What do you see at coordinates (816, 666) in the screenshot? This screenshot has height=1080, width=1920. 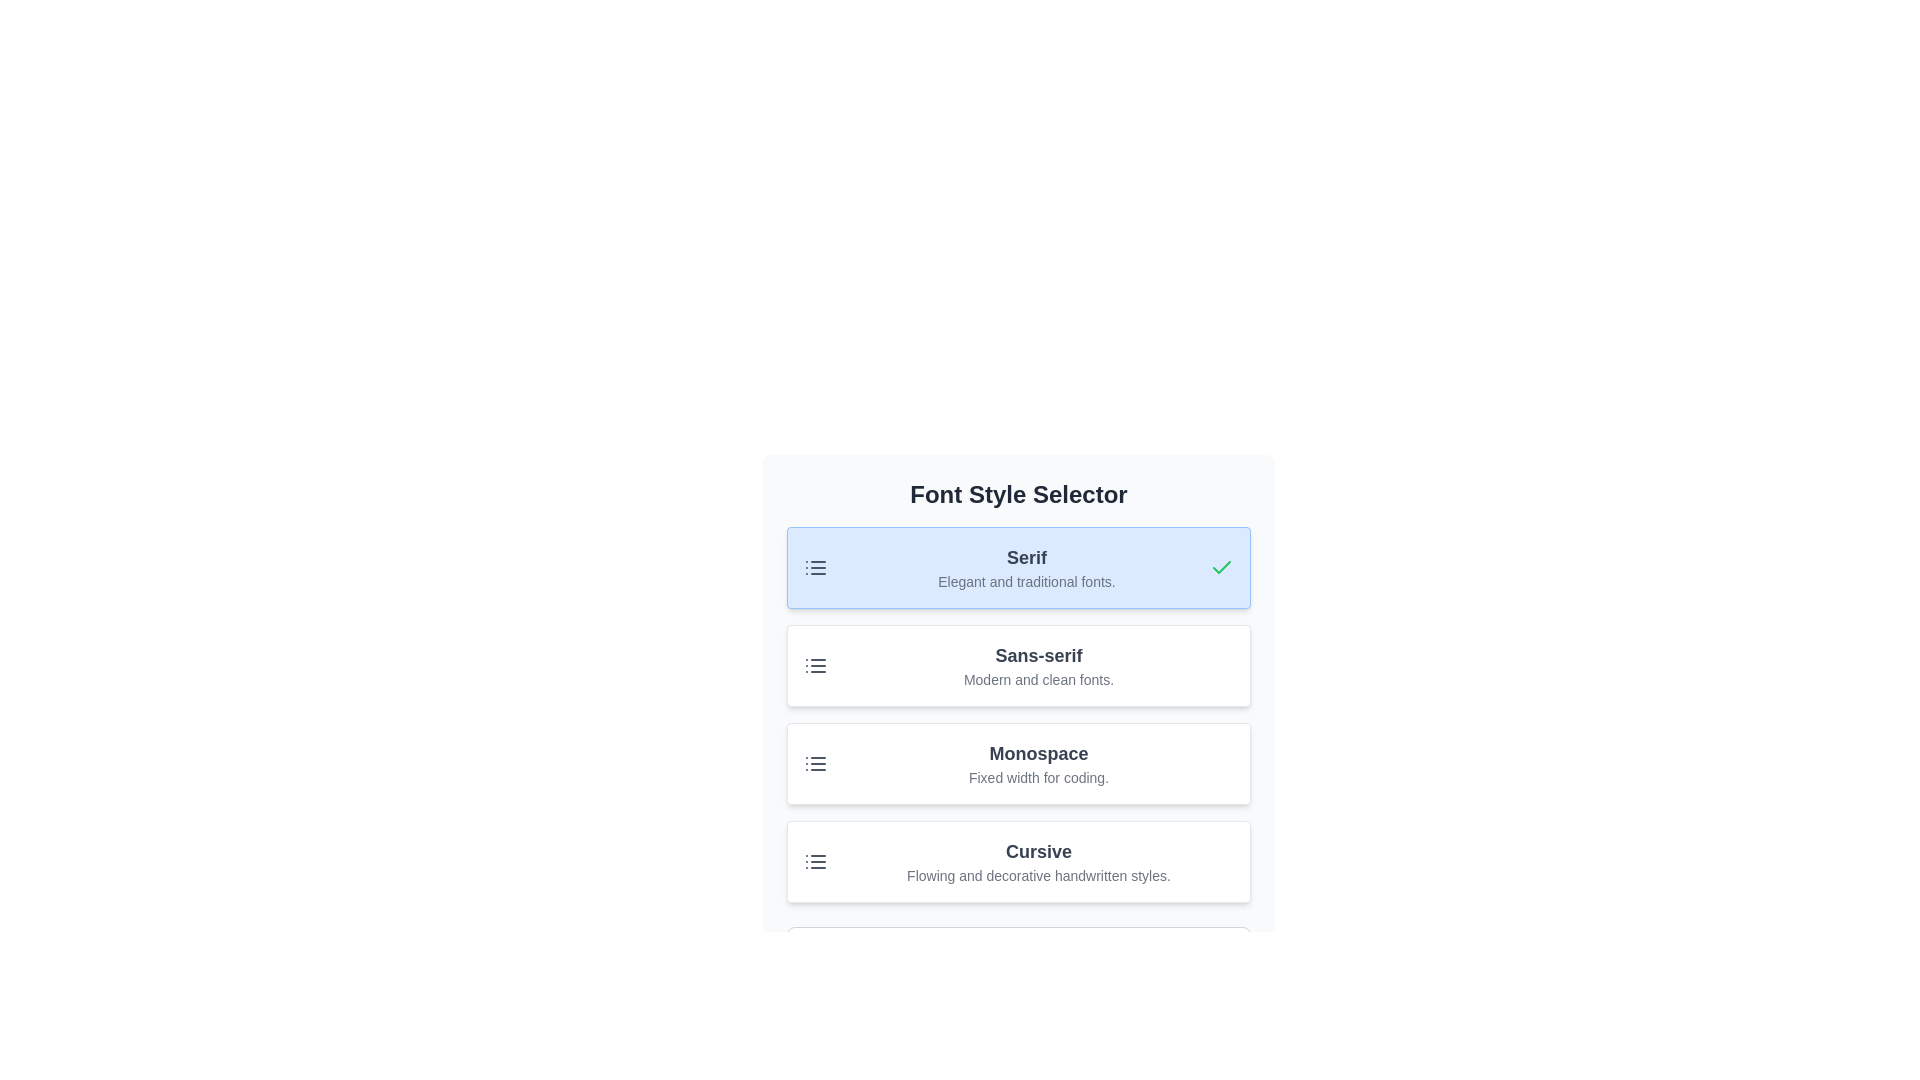 I see `the minimalist gray icon depicting three horizontal lines, located to the left of the 'Sans-serif' text within its card` at bounding box center [816, 666].